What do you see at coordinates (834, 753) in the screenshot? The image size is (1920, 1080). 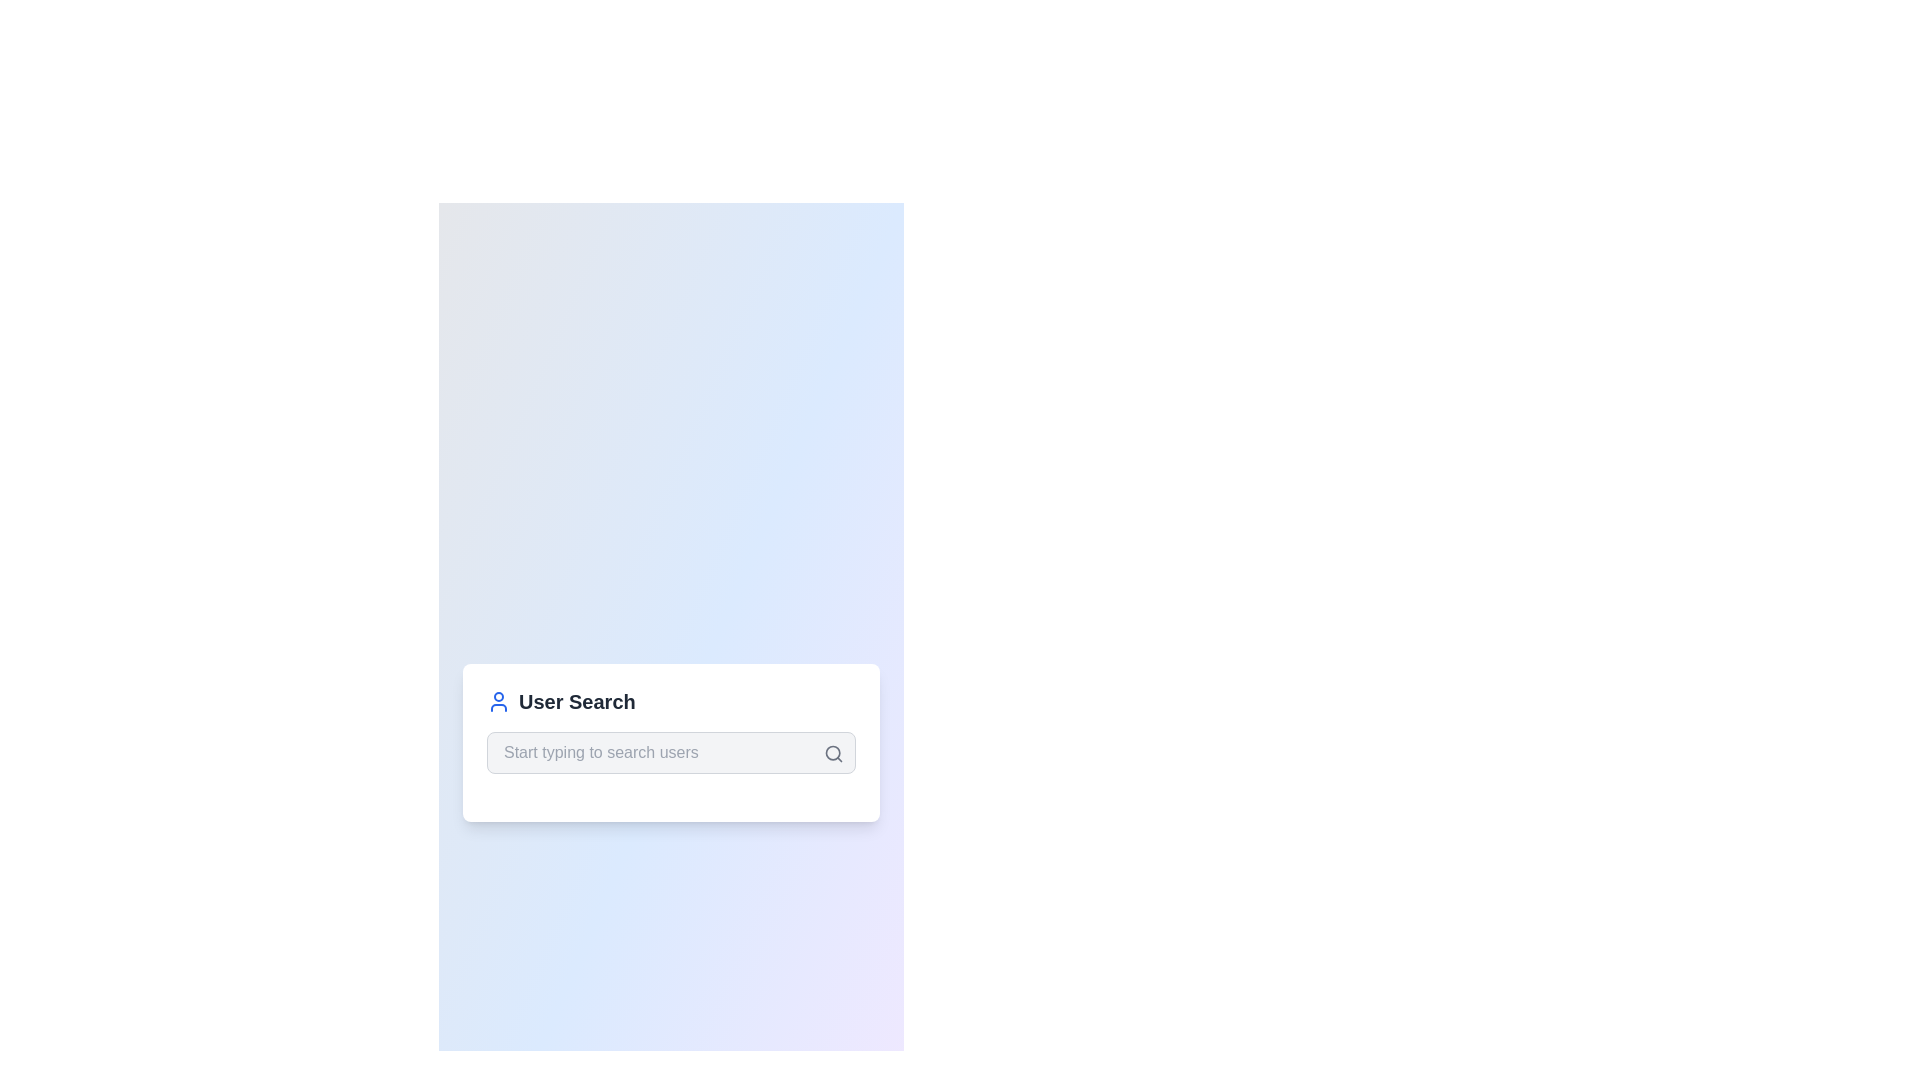 I see `the search icon button located at the absolute right-top corner of the input field to initiate a search action` at bounding box center [834, 753].